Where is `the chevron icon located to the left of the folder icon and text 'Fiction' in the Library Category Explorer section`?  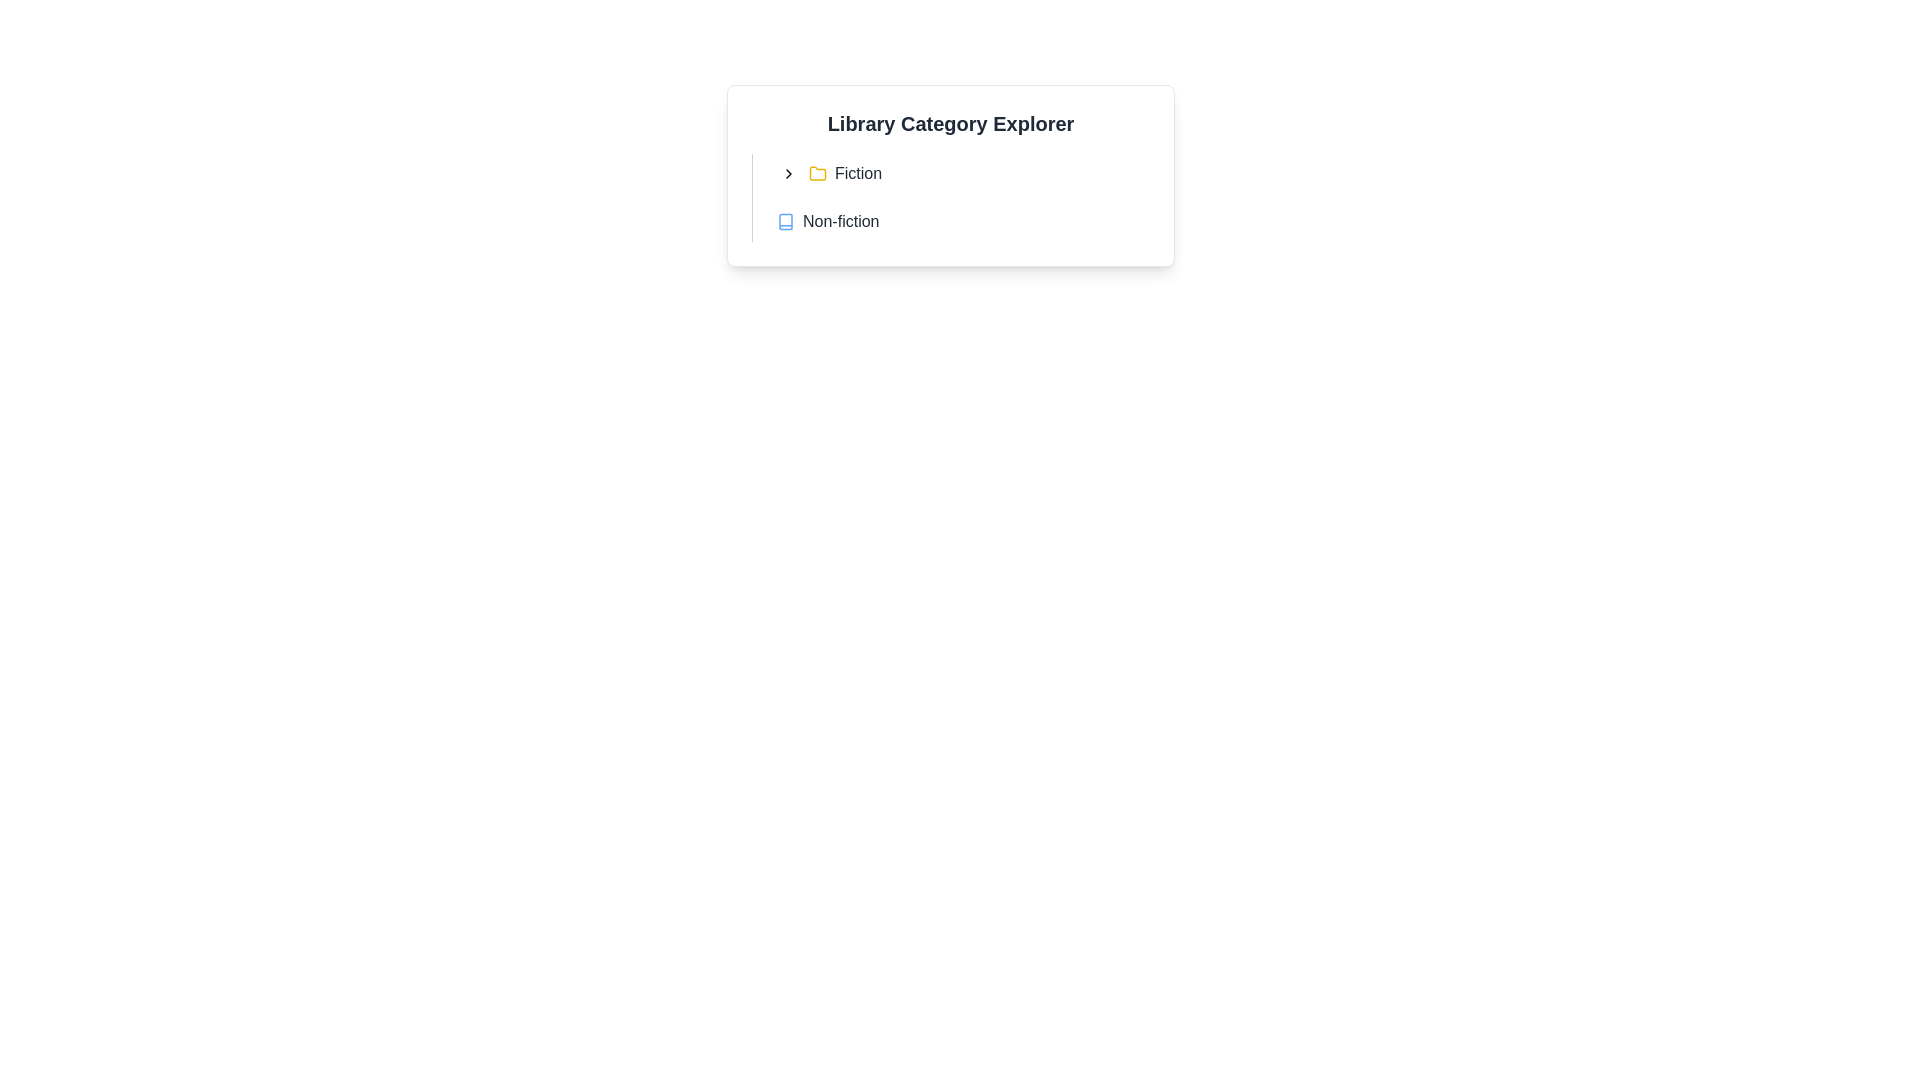 the chevron icon located to the left of the folder icon and text 'Fiction' in the Library Category Explorer section is located at coordinates (787, 172).